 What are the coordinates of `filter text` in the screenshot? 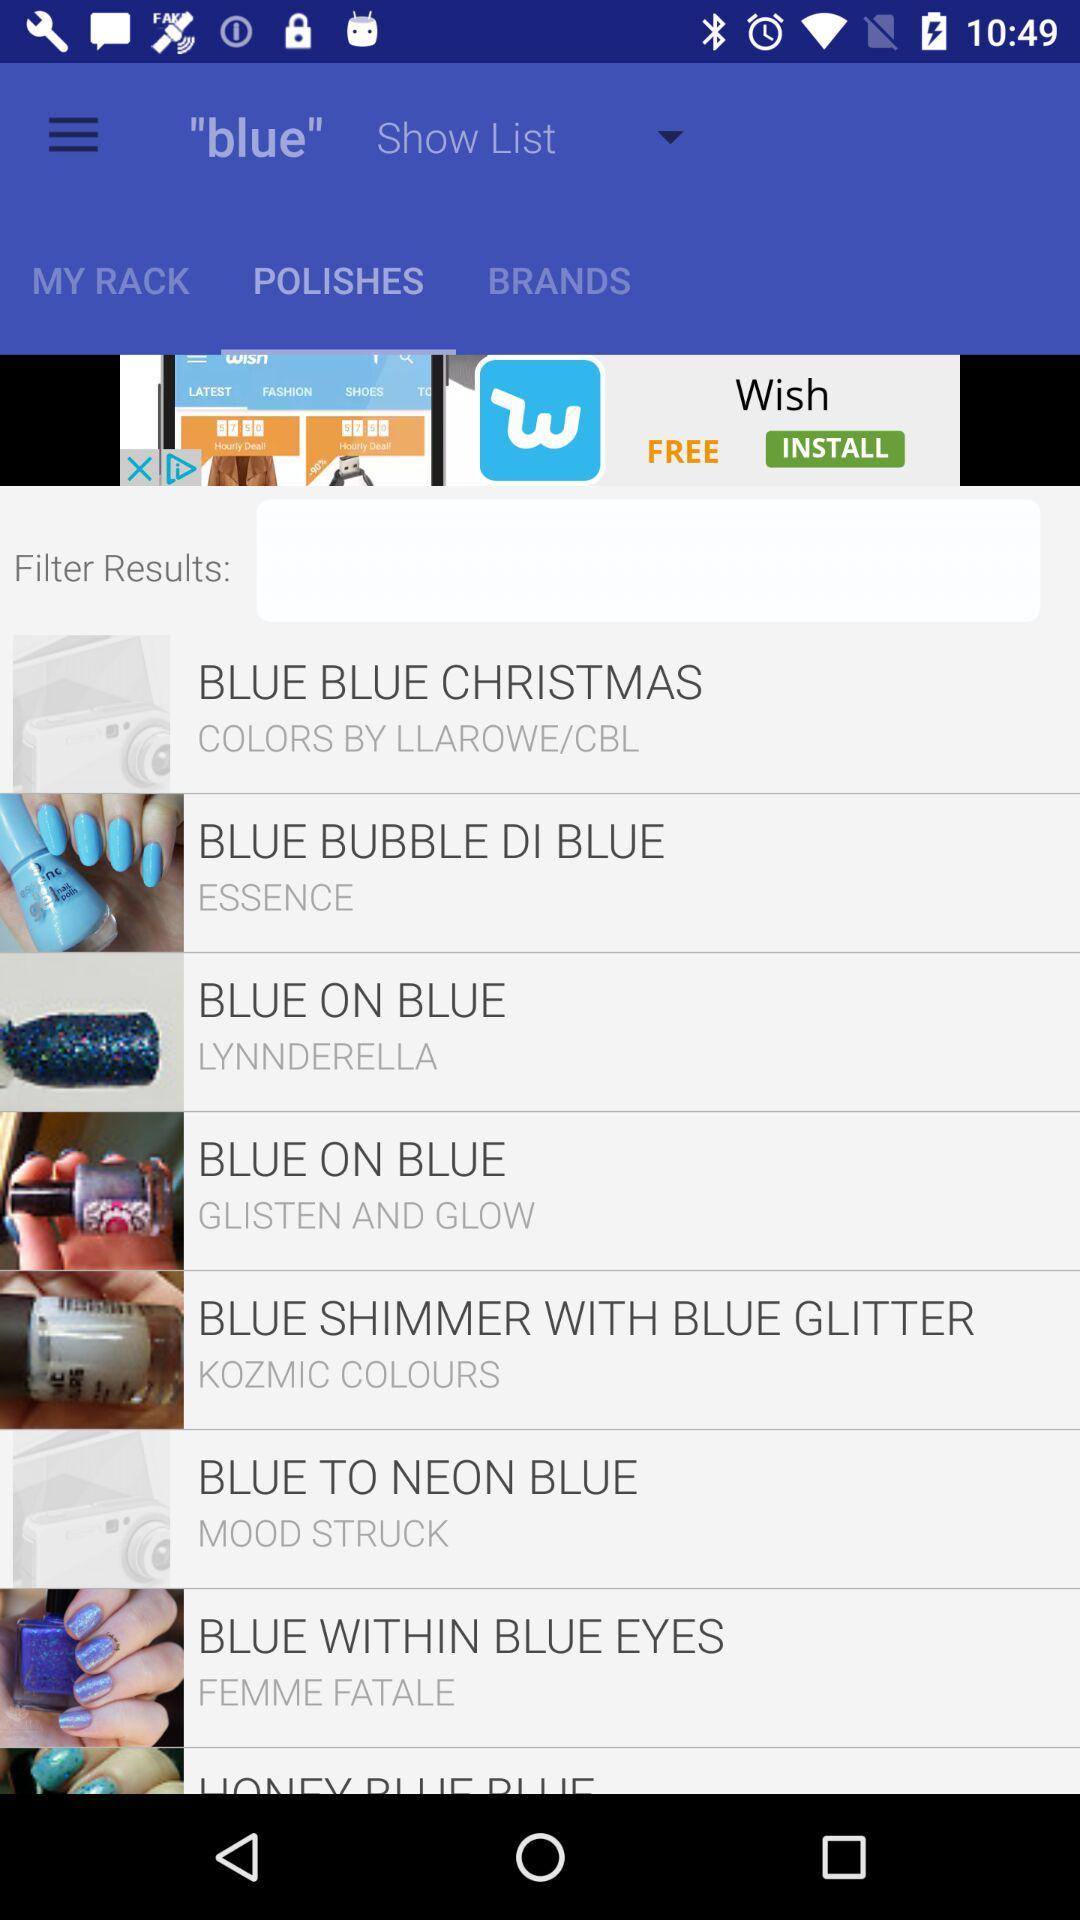 It's located at (648, 560).